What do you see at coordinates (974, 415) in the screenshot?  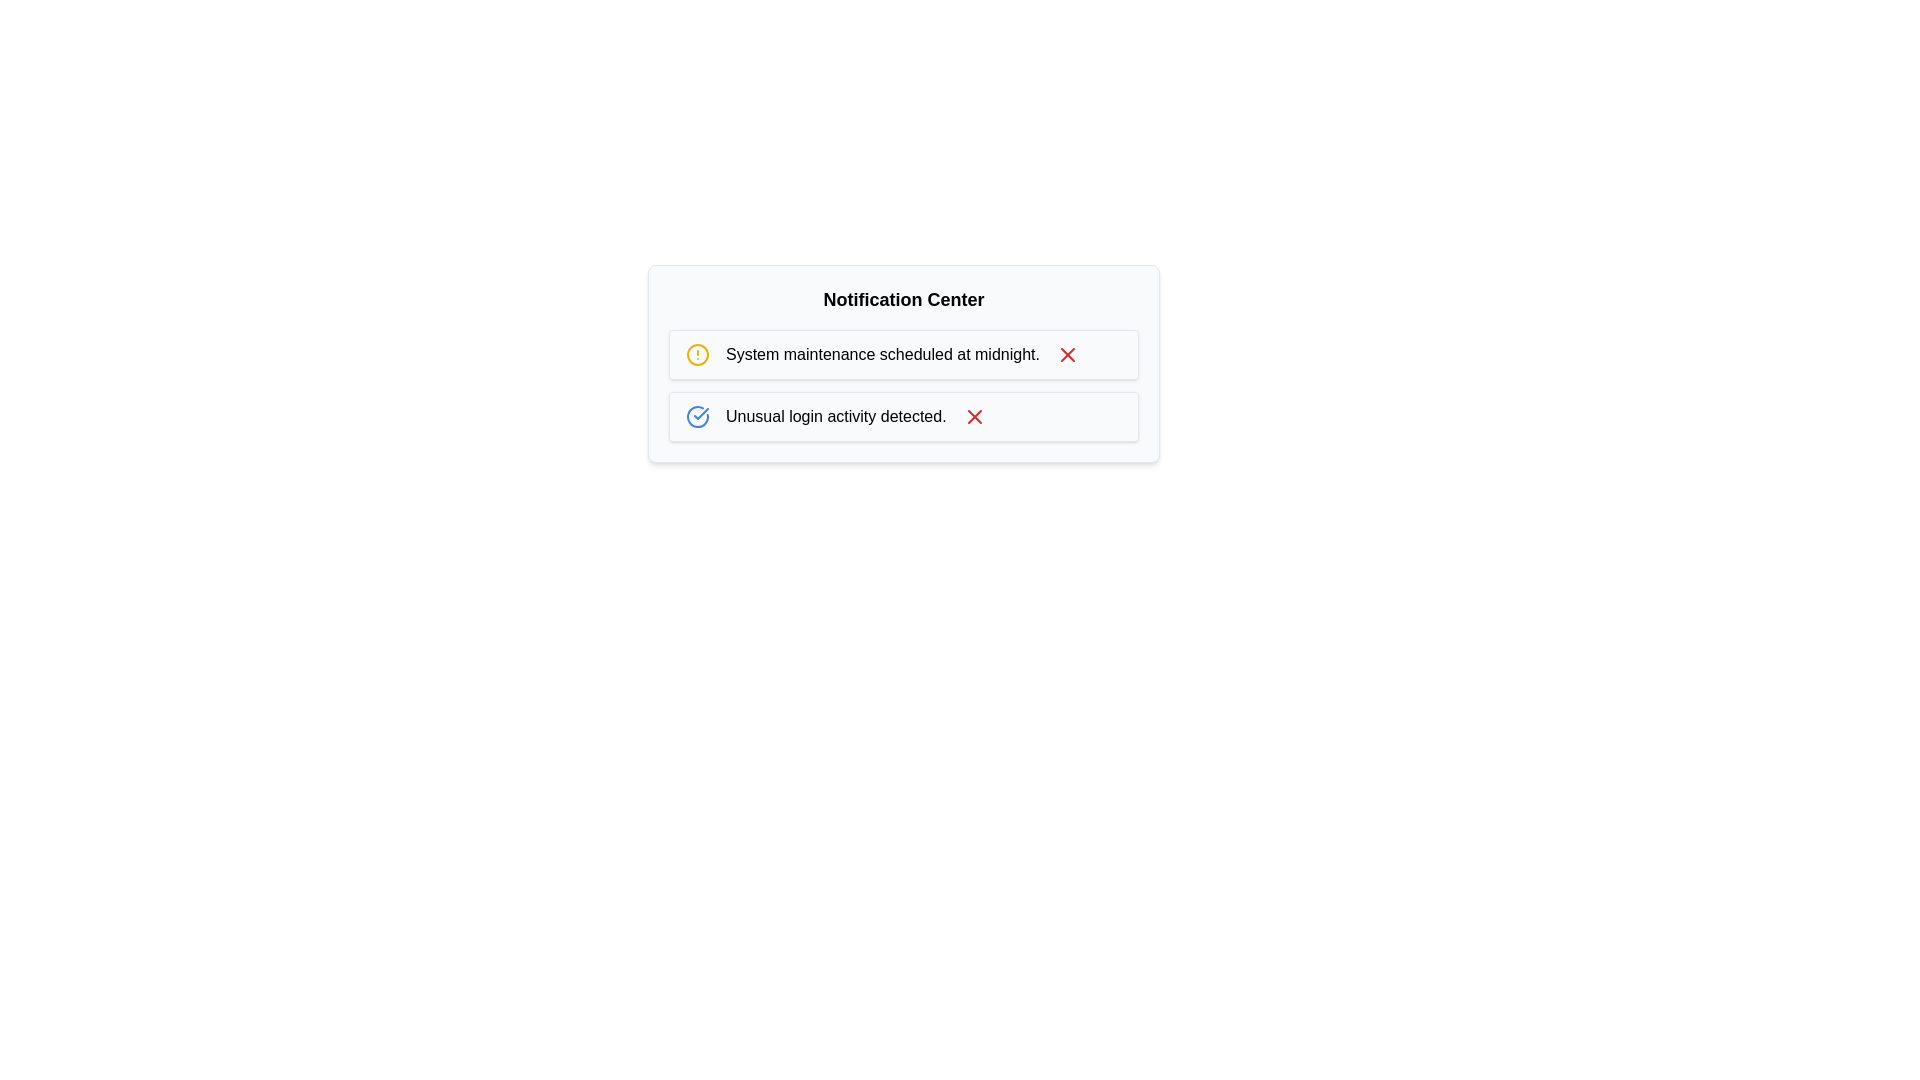 I see `the red-colored close (X) icon button located in the bottom row of the notification list to change its appearance` at bounding box center [974, 415].